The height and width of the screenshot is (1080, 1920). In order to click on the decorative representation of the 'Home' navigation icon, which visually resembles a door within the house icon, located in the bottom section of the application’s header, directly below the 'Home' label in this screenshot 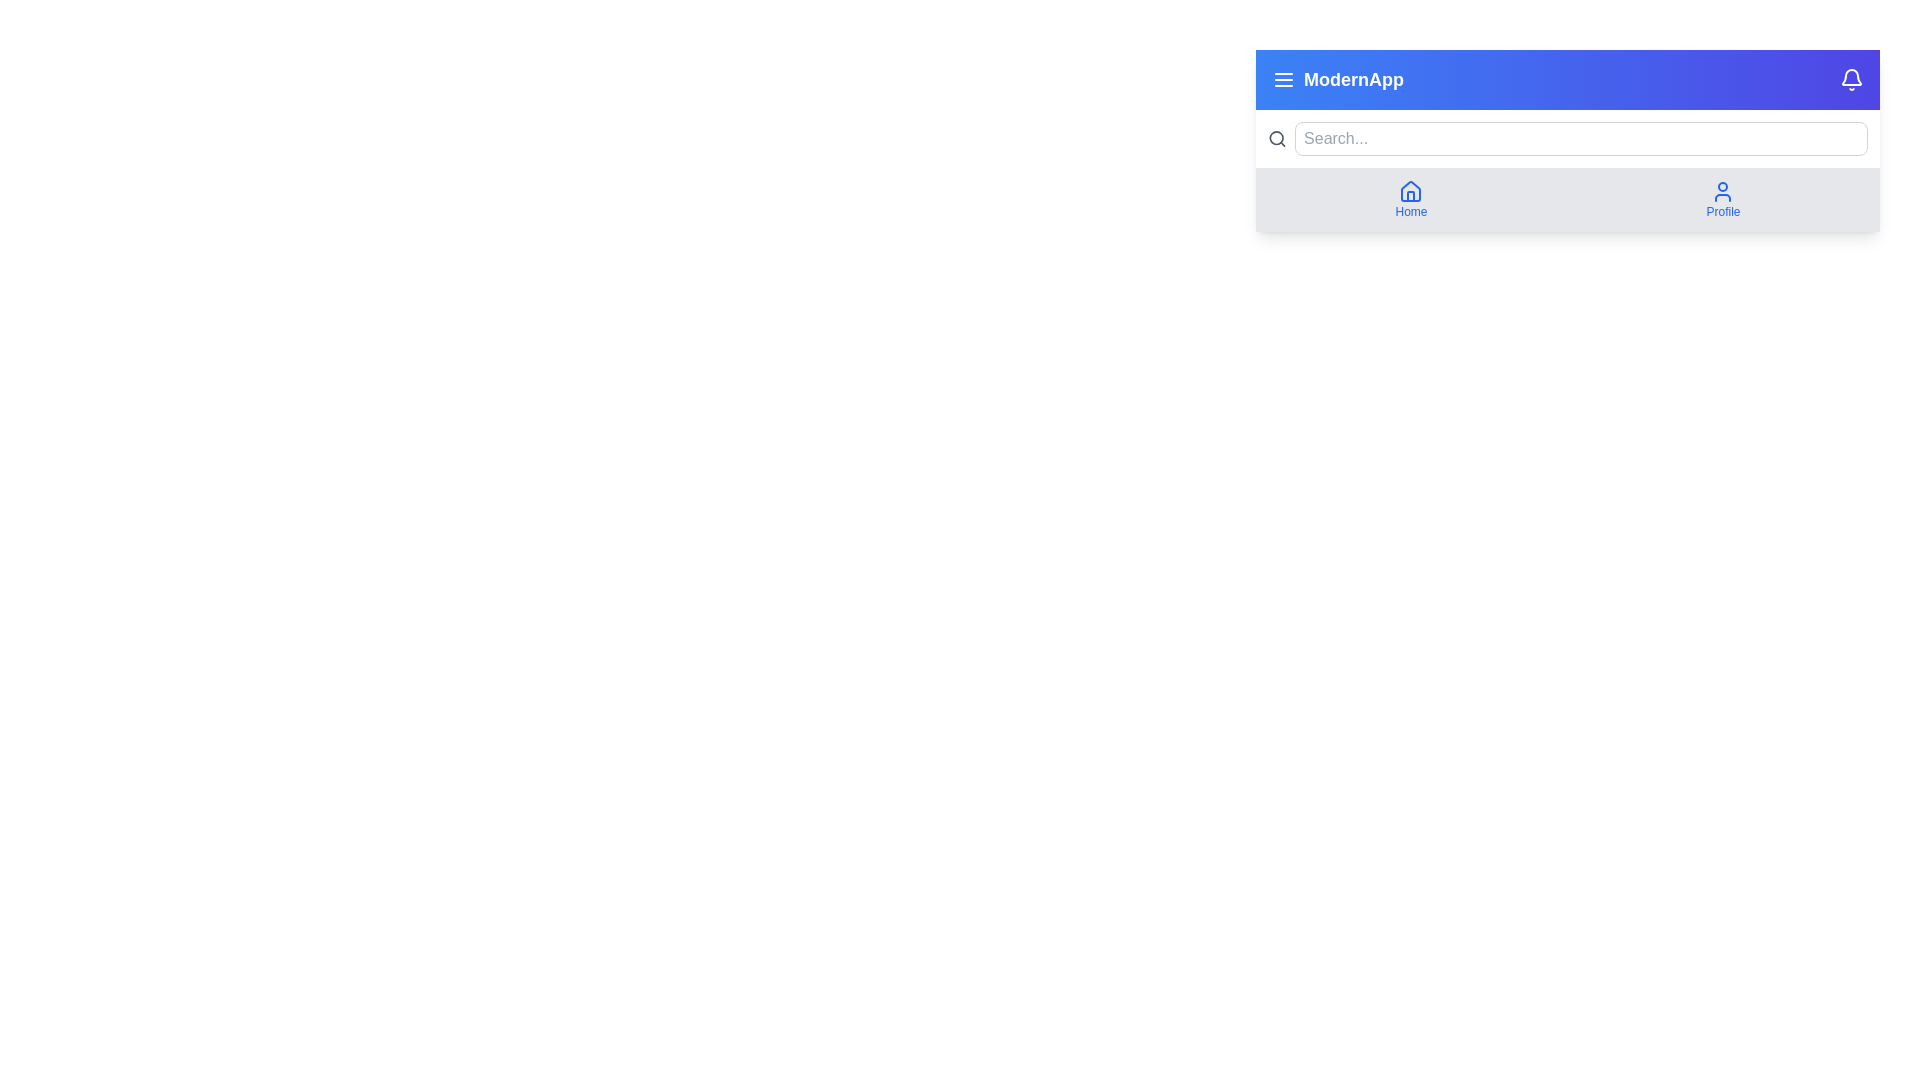, I will do `click(1410, 196)`.